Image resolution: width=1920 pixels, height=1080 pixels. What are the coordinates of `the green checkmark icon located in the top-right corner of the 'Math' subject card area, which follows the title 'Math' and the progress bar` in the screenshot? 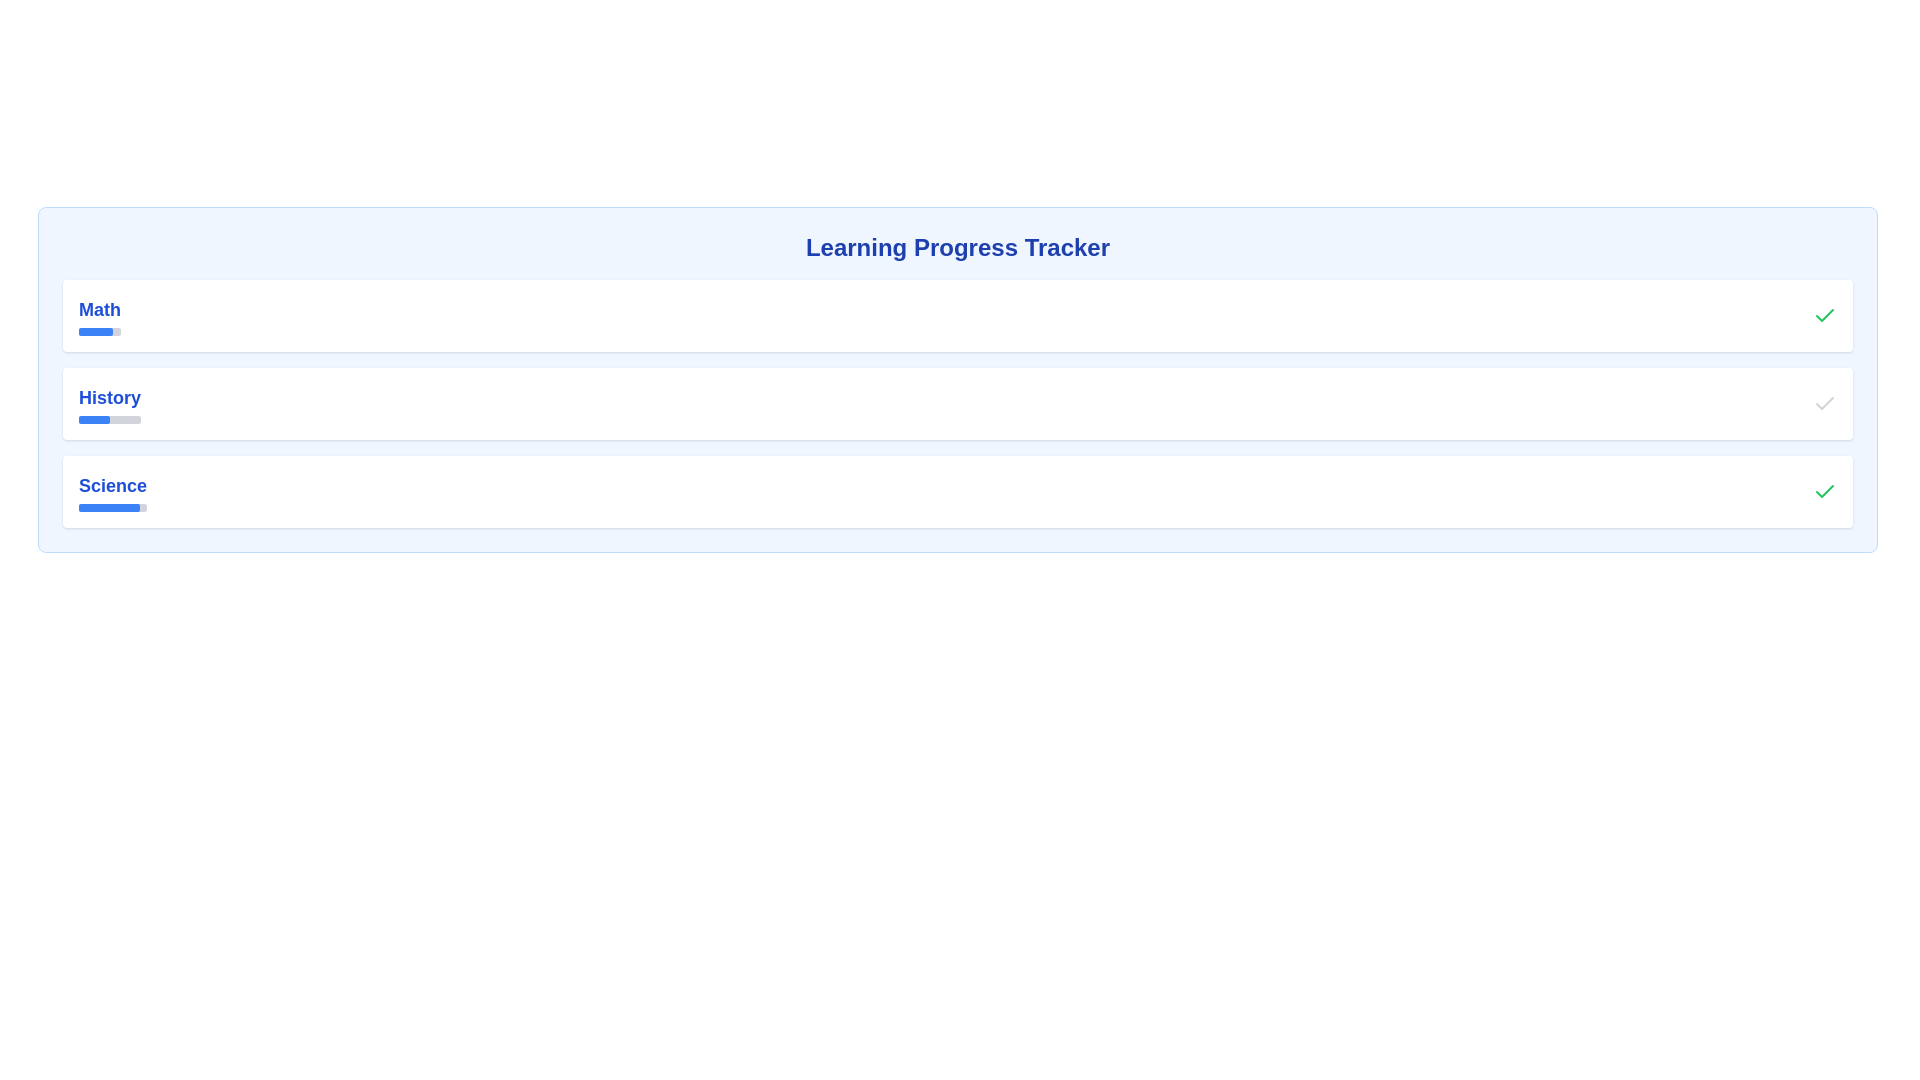 It's located at (1824, 315).